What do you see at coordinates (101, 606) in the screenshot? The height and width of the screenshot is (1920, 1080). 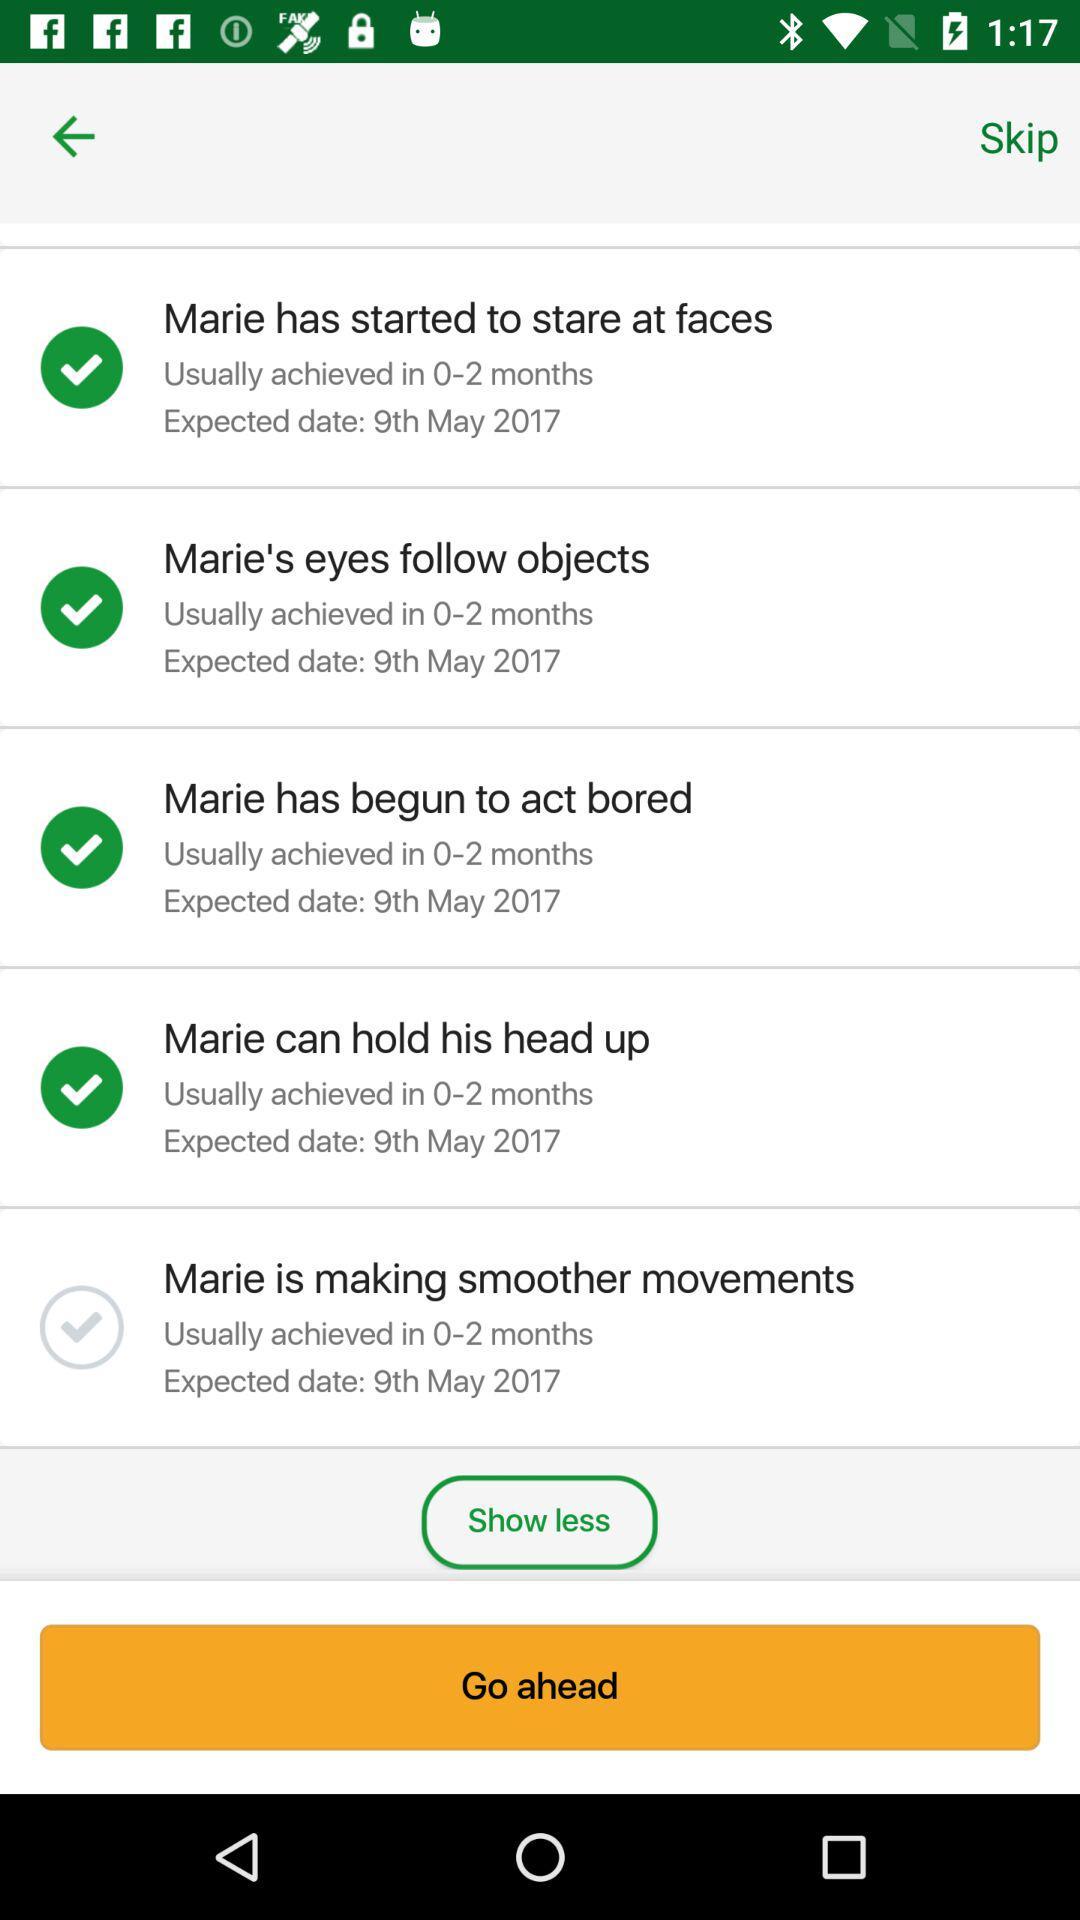 I see `the option` at bounding box center [101, 606].